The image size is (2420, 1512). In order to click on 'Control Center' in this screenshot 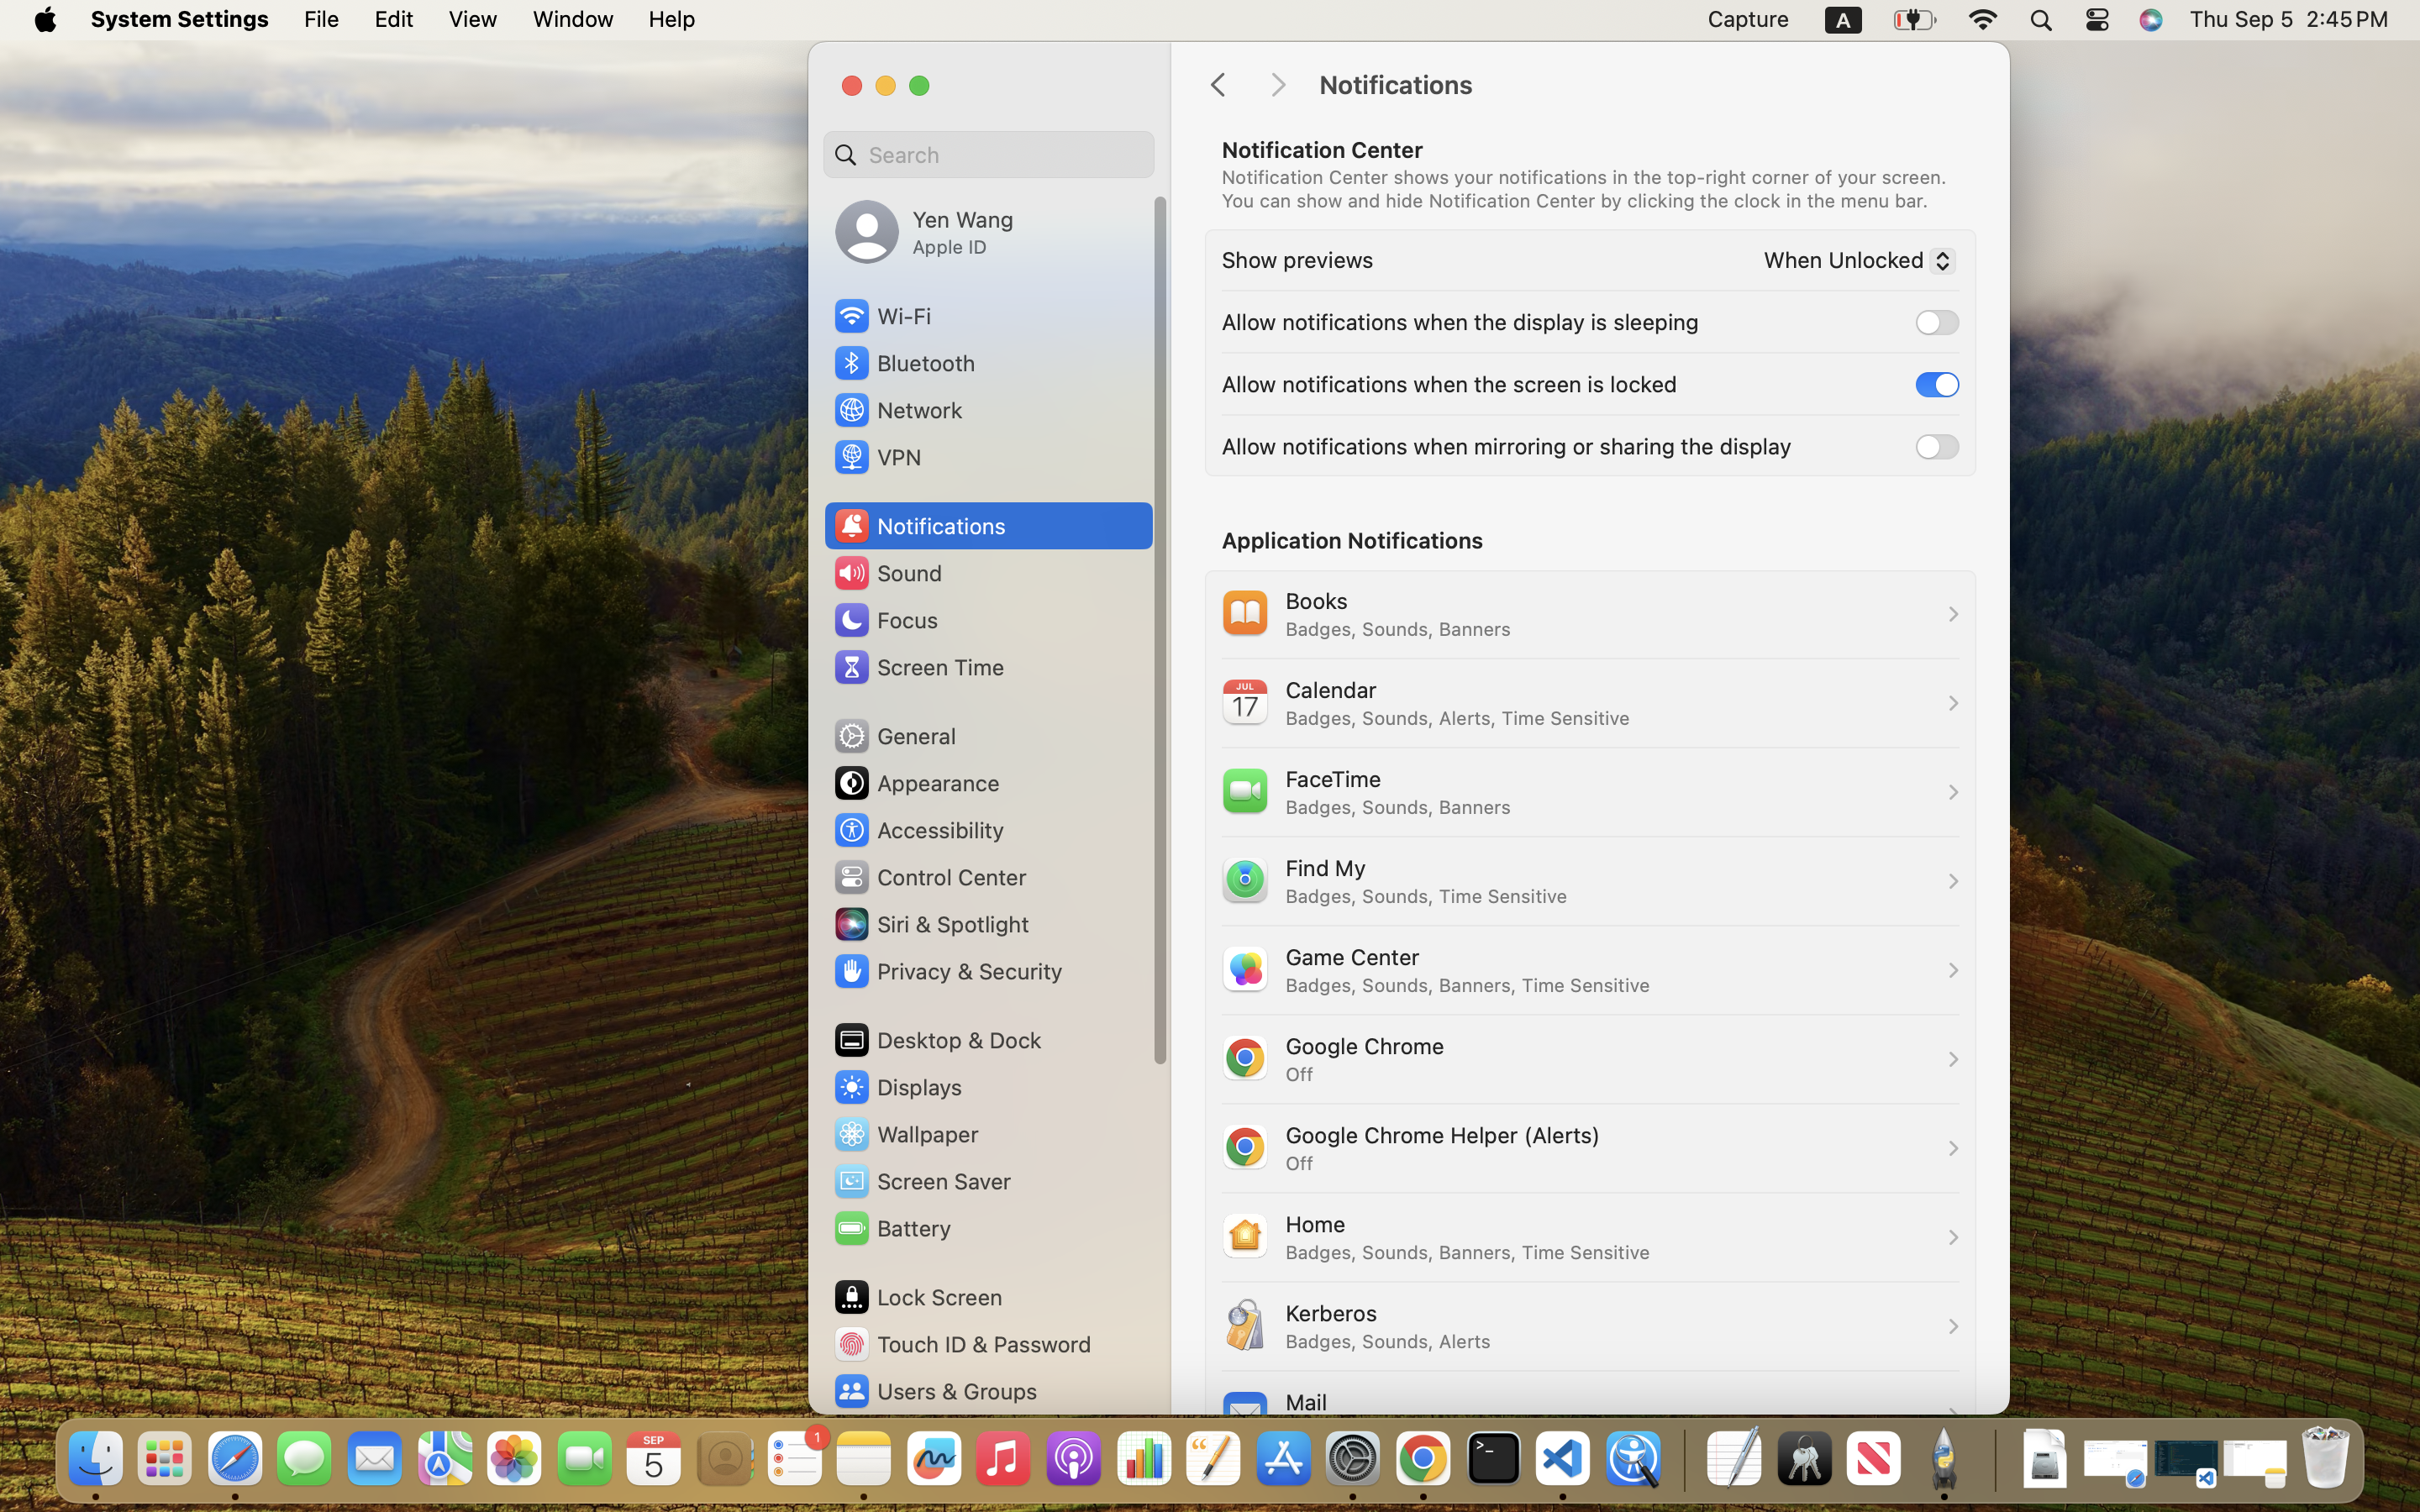, I will do `click(929, 876)`.